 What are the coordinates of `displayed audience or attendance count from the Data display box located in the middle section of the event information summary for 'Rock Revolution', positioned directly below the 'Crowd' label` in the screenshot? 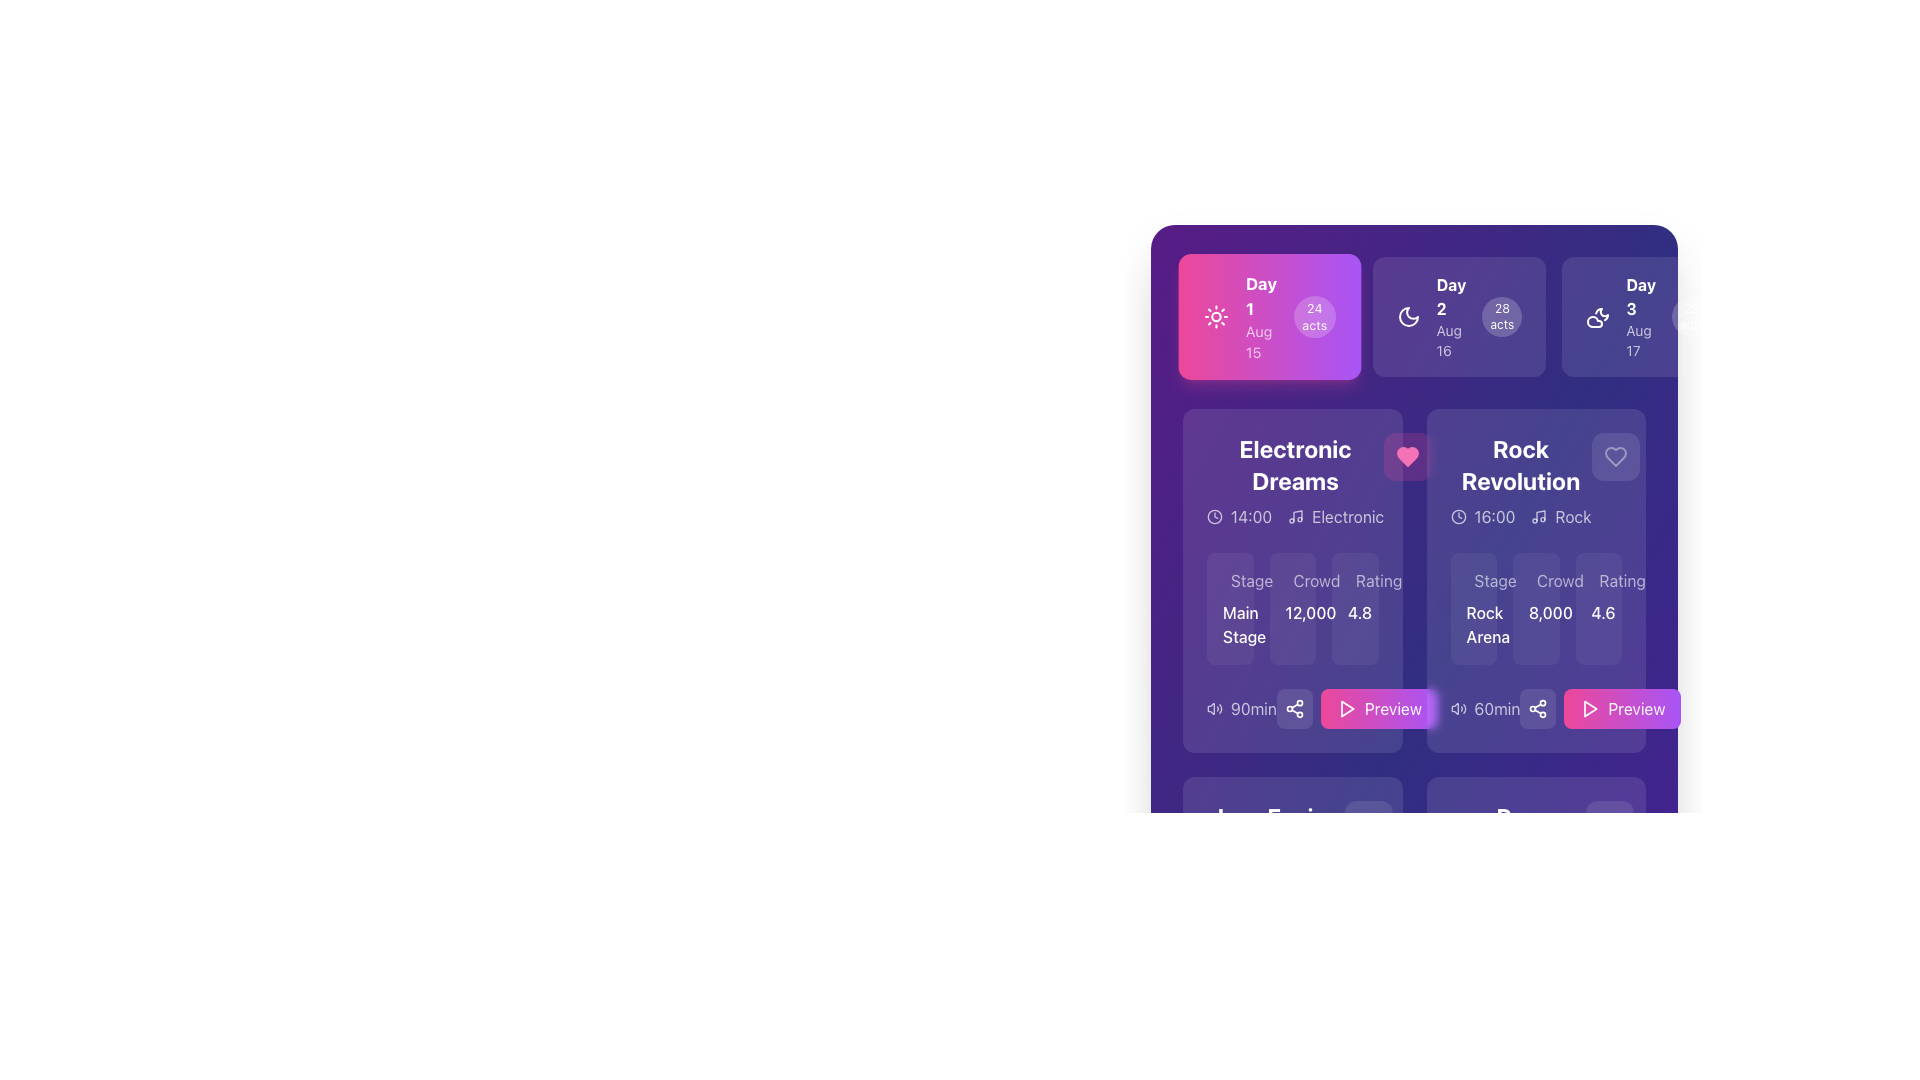 It's located at (1535, 608).